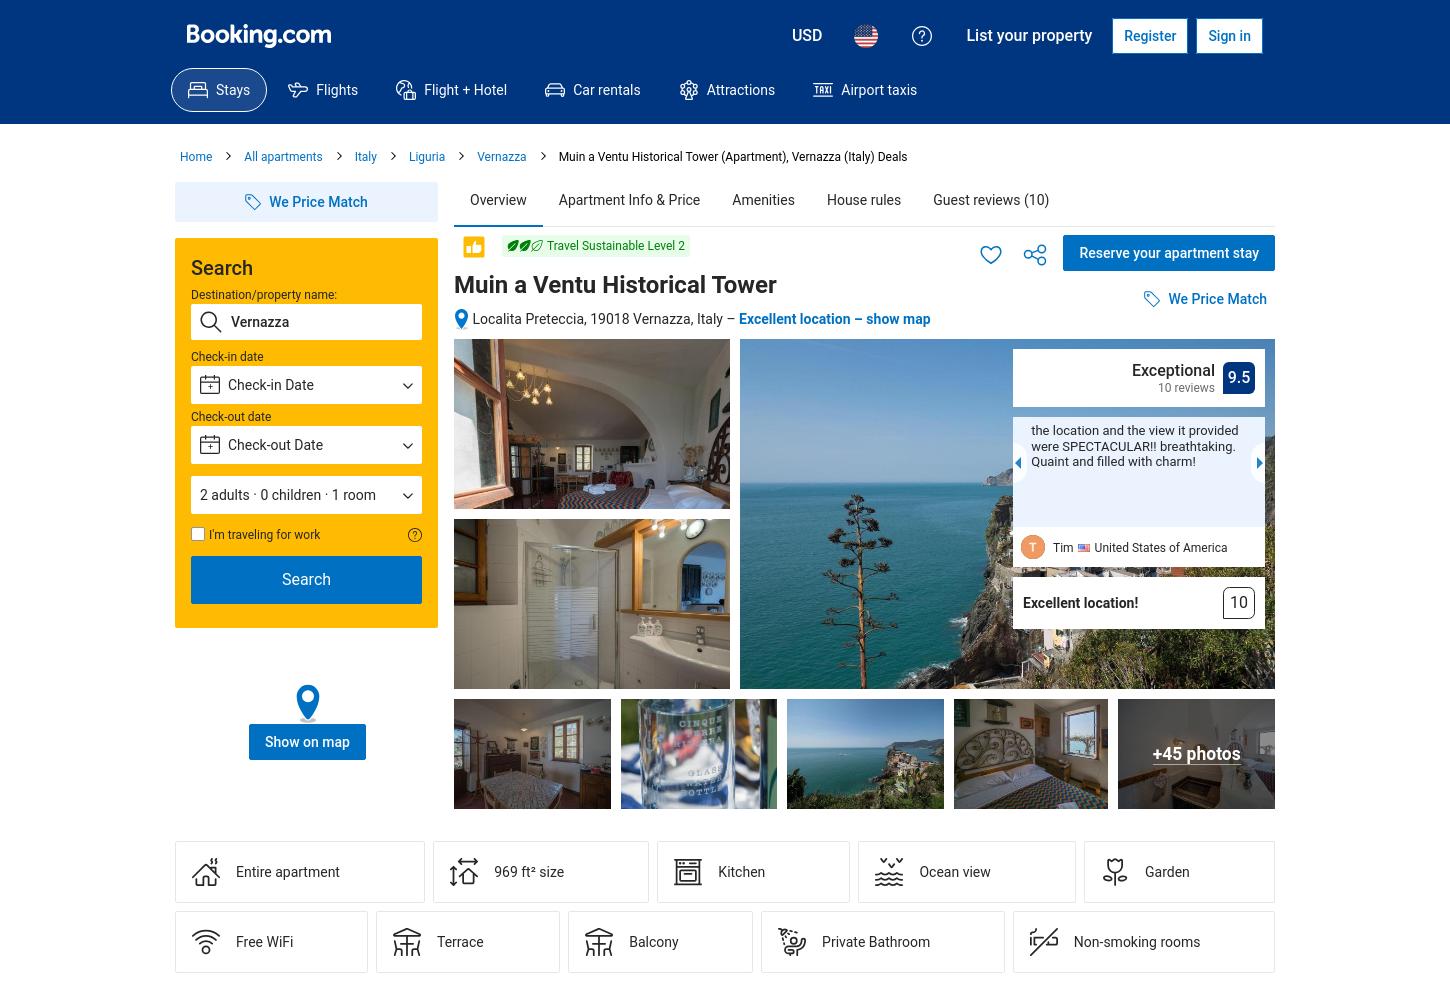 The width and height of the screenshot is (1450, 998). Describe the element at coordinates (732, 155) in the screenshot. I see `'Muin a Ventu Historical Tower (Apartment), Vernazza (Italy) Deals'` at that location.